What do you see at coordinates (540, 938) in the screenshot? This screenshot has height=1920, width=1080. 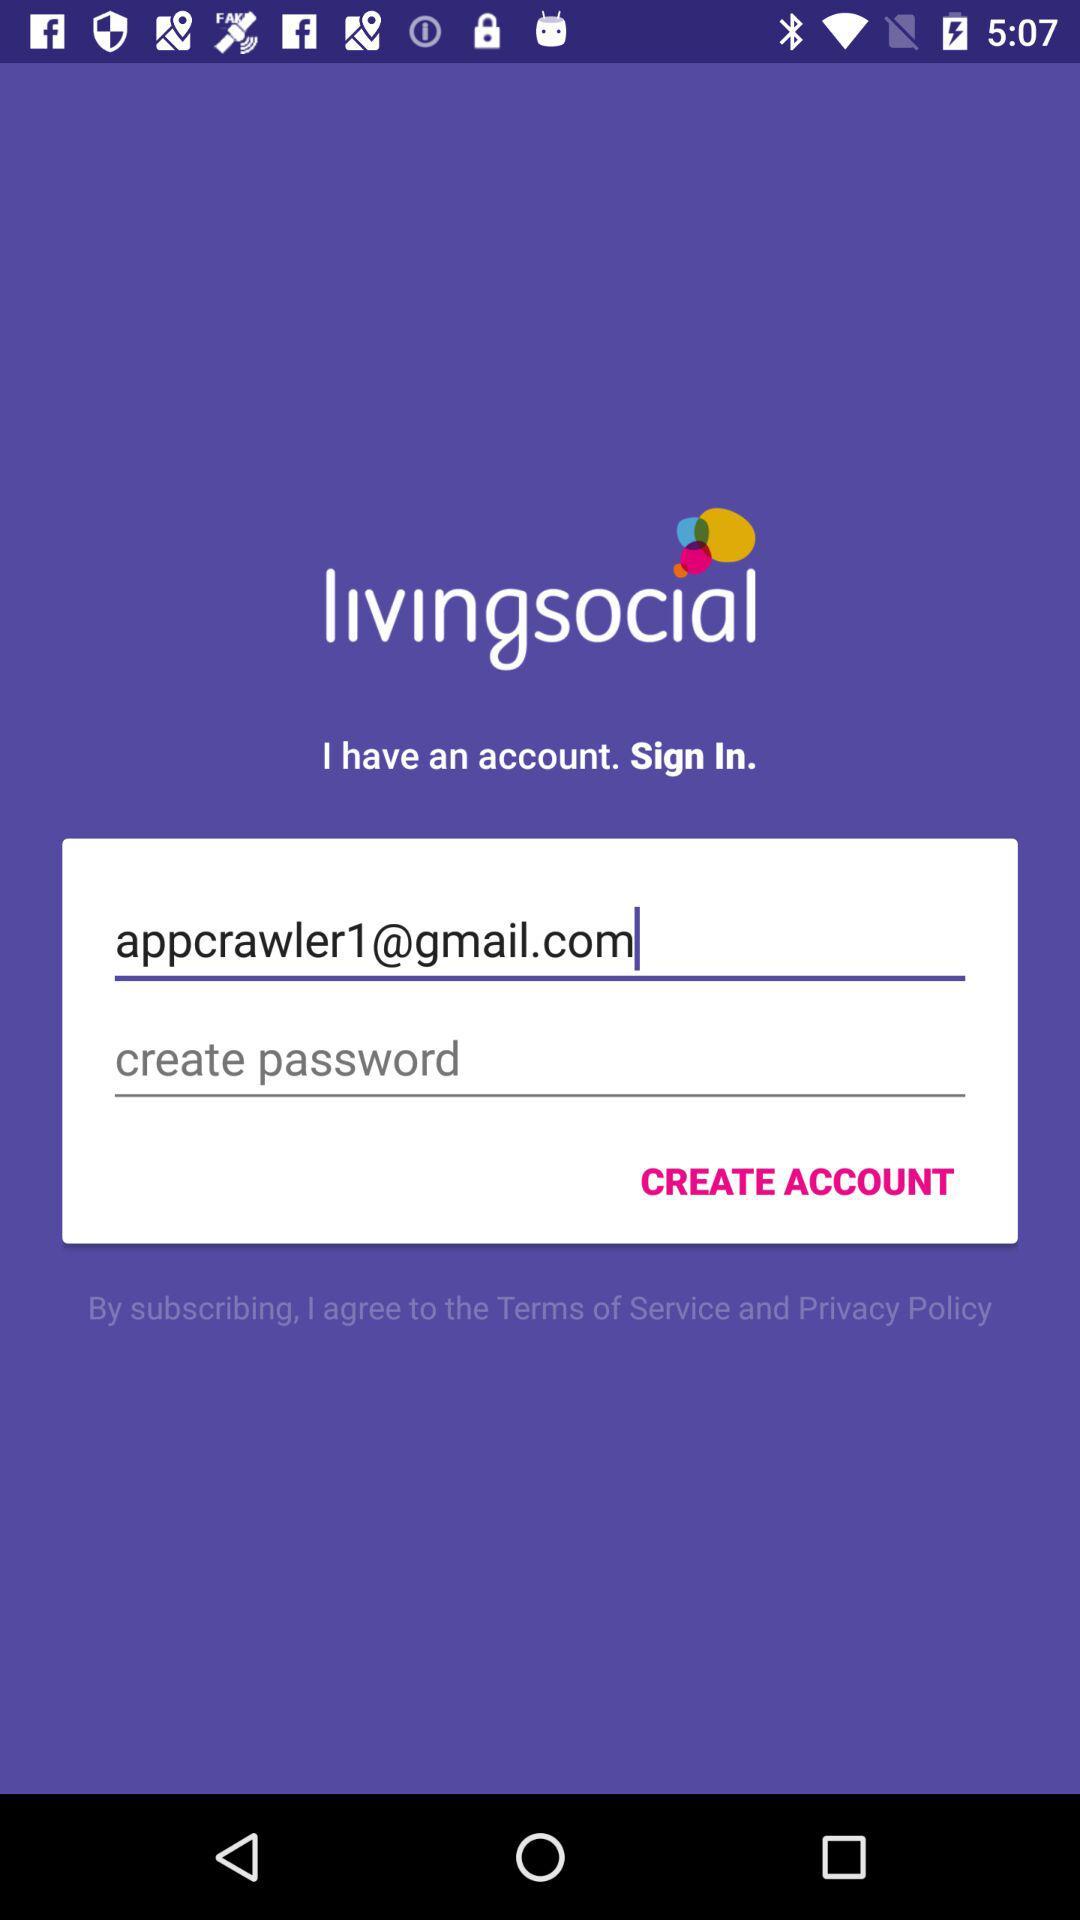 I see `the appcrawler1@gmail.com item` at bounding box center [540, 938].